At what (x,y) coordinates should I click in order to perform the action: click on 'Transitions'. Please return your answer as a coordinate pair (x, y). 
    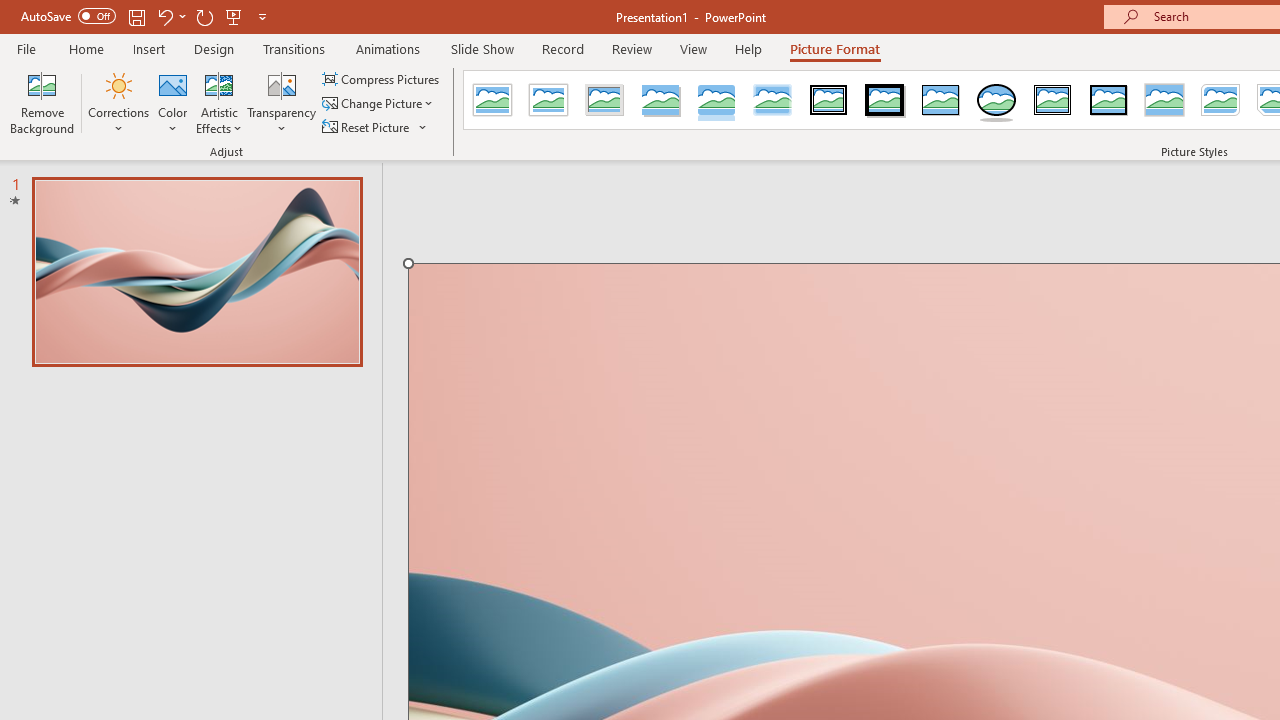
    Looking at the image, I should click on (294, 48).